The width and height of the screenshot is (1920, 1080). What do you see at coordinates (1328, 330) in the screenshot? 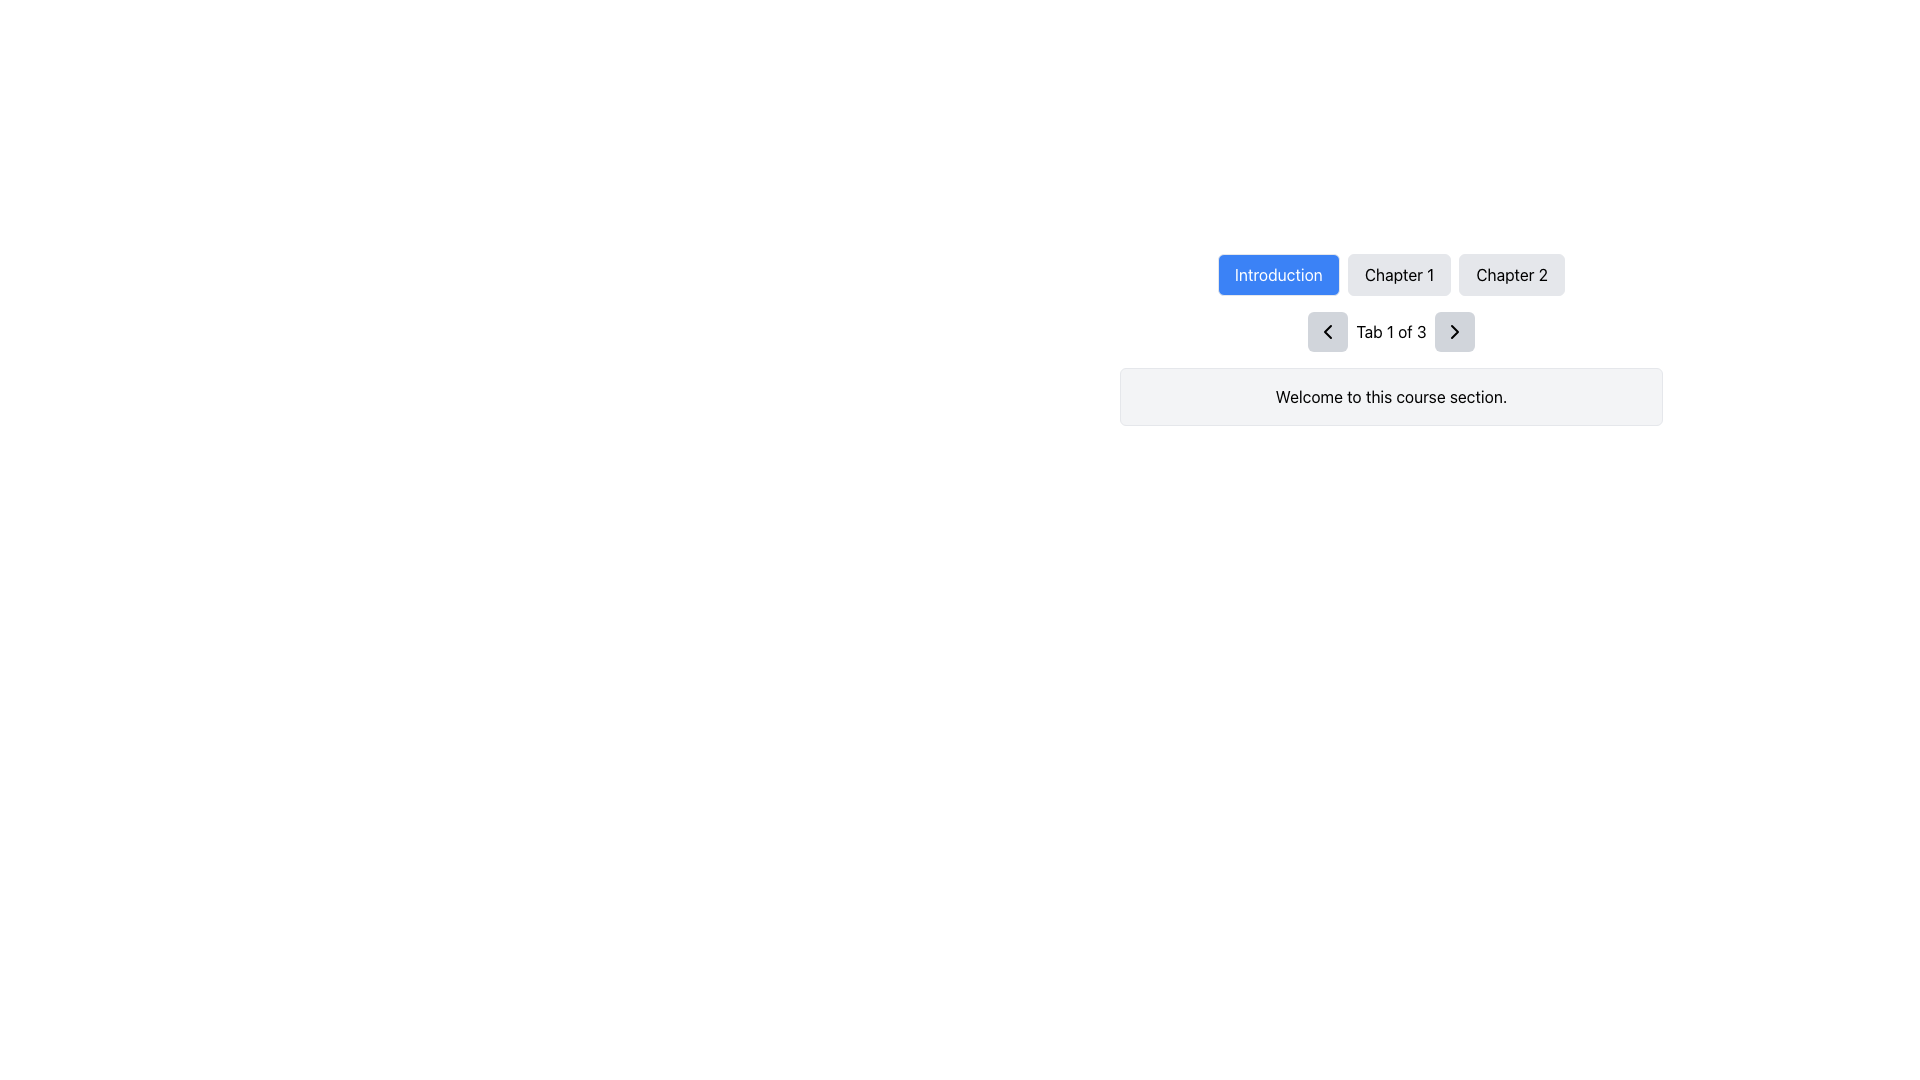
I see `the square button with a gray background and a leftward chevron arrow icon, which is the first interactive button in the navigation interface` at bounding box center [1328, 330].